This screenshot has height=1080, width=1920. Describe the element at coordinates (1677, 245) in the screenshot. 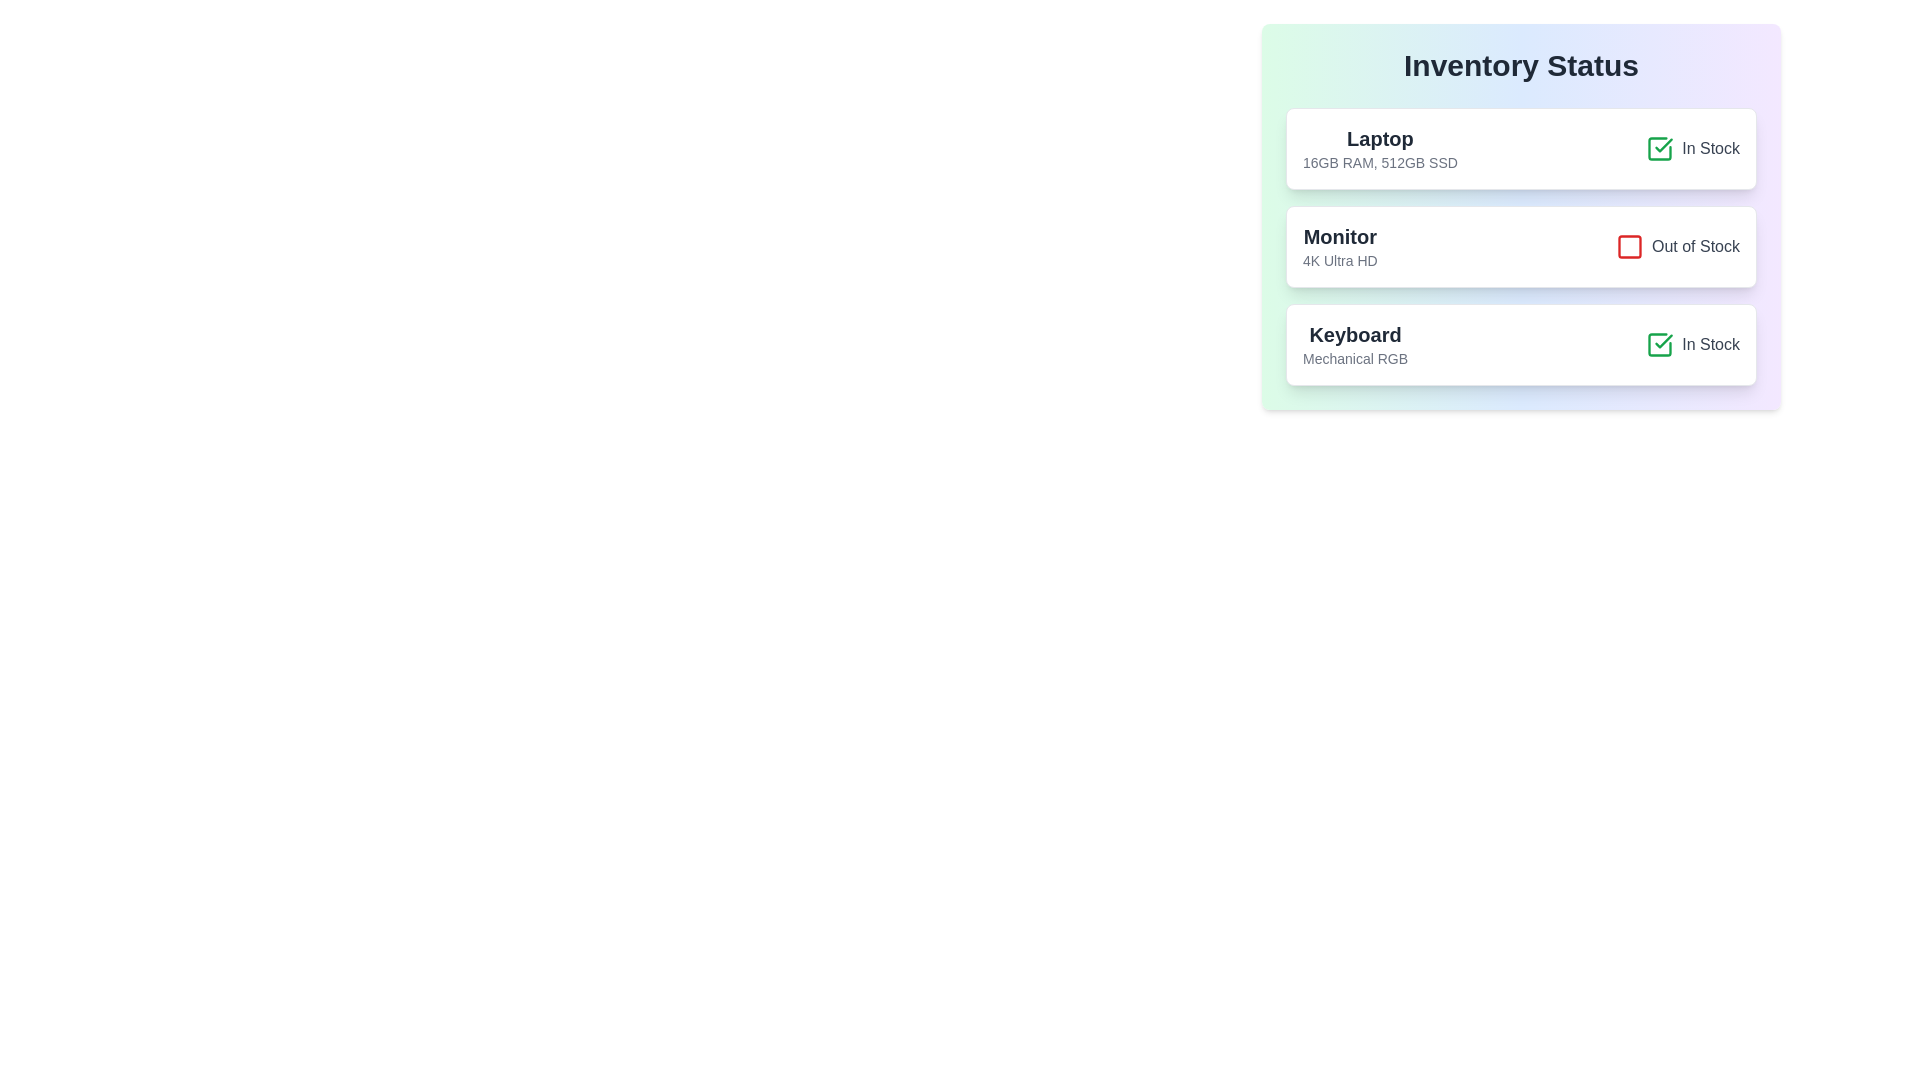

I see `the second status indicator with icon and label that informs the user about item unavailability` at that location.